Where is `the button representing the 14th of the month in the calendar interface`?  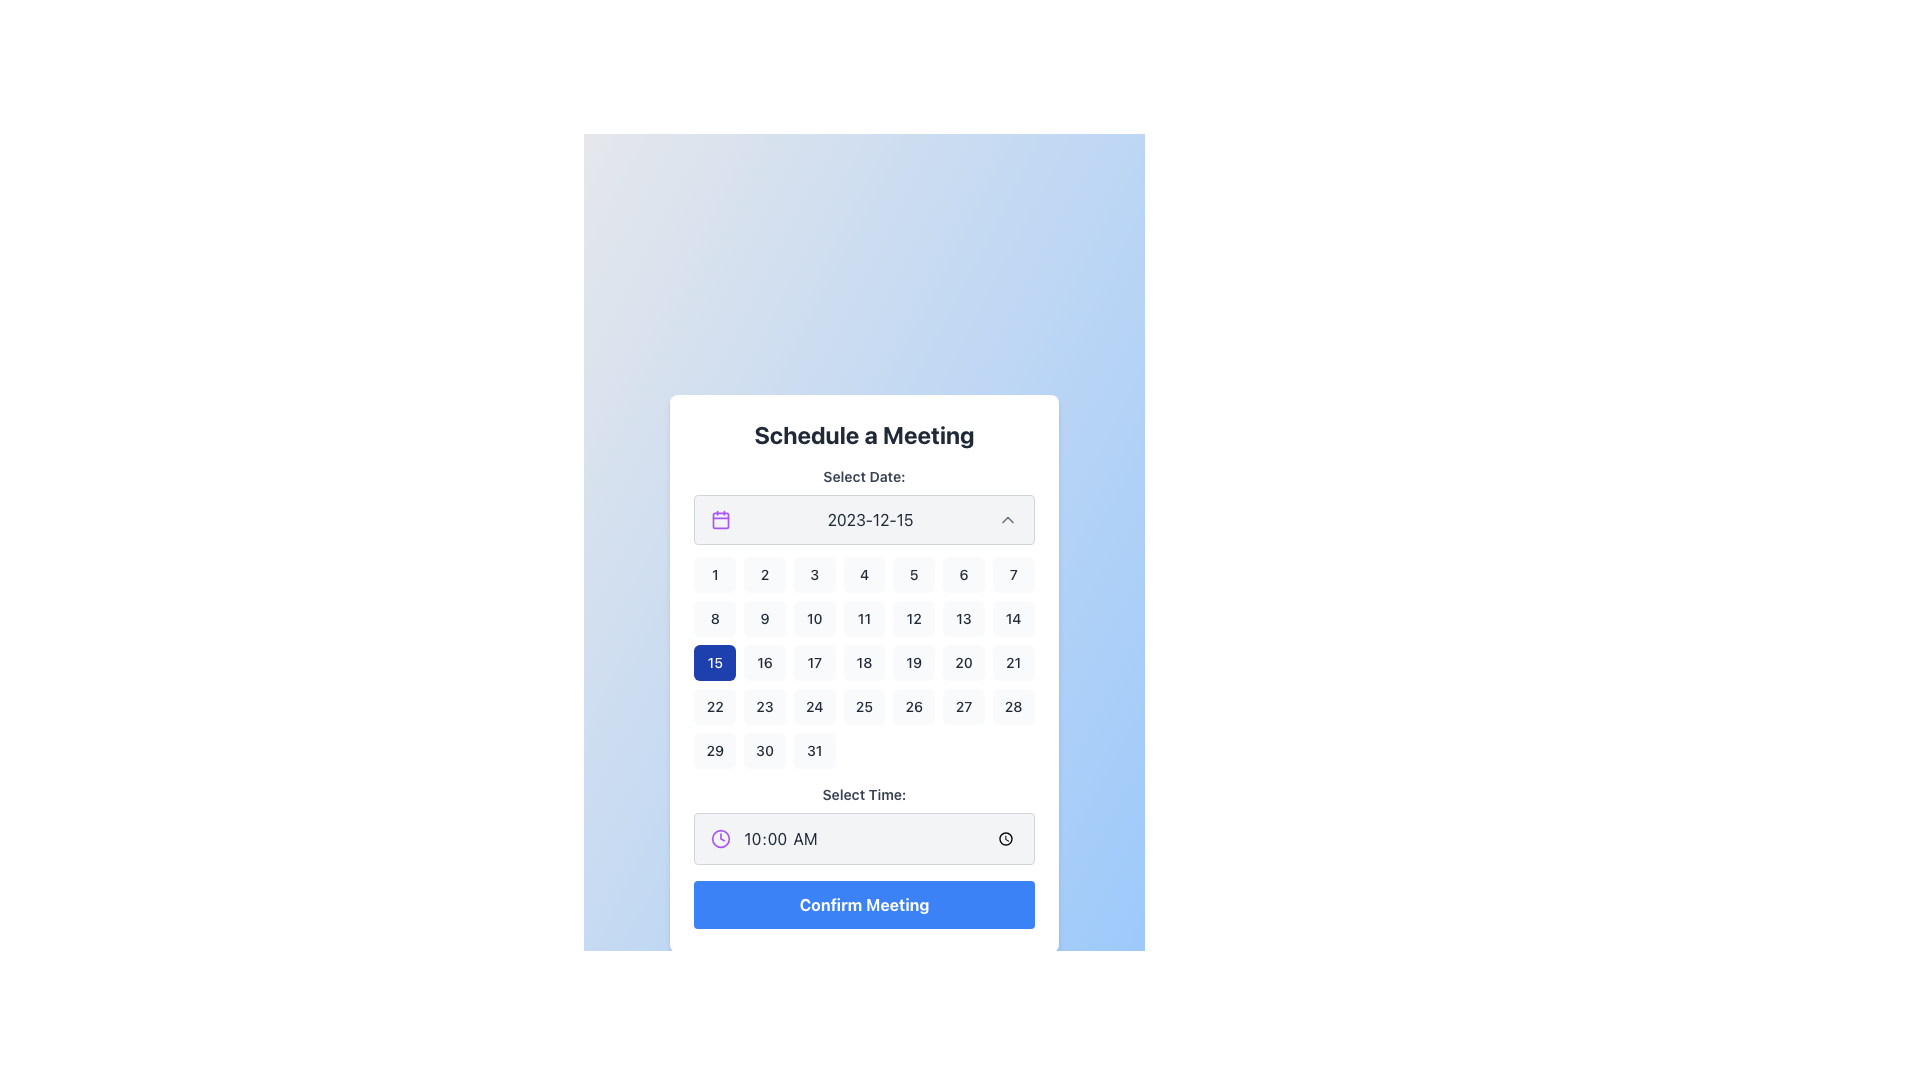 the button representing the 14th of the month in the calendar interface is located at coordinates (1013, 617).